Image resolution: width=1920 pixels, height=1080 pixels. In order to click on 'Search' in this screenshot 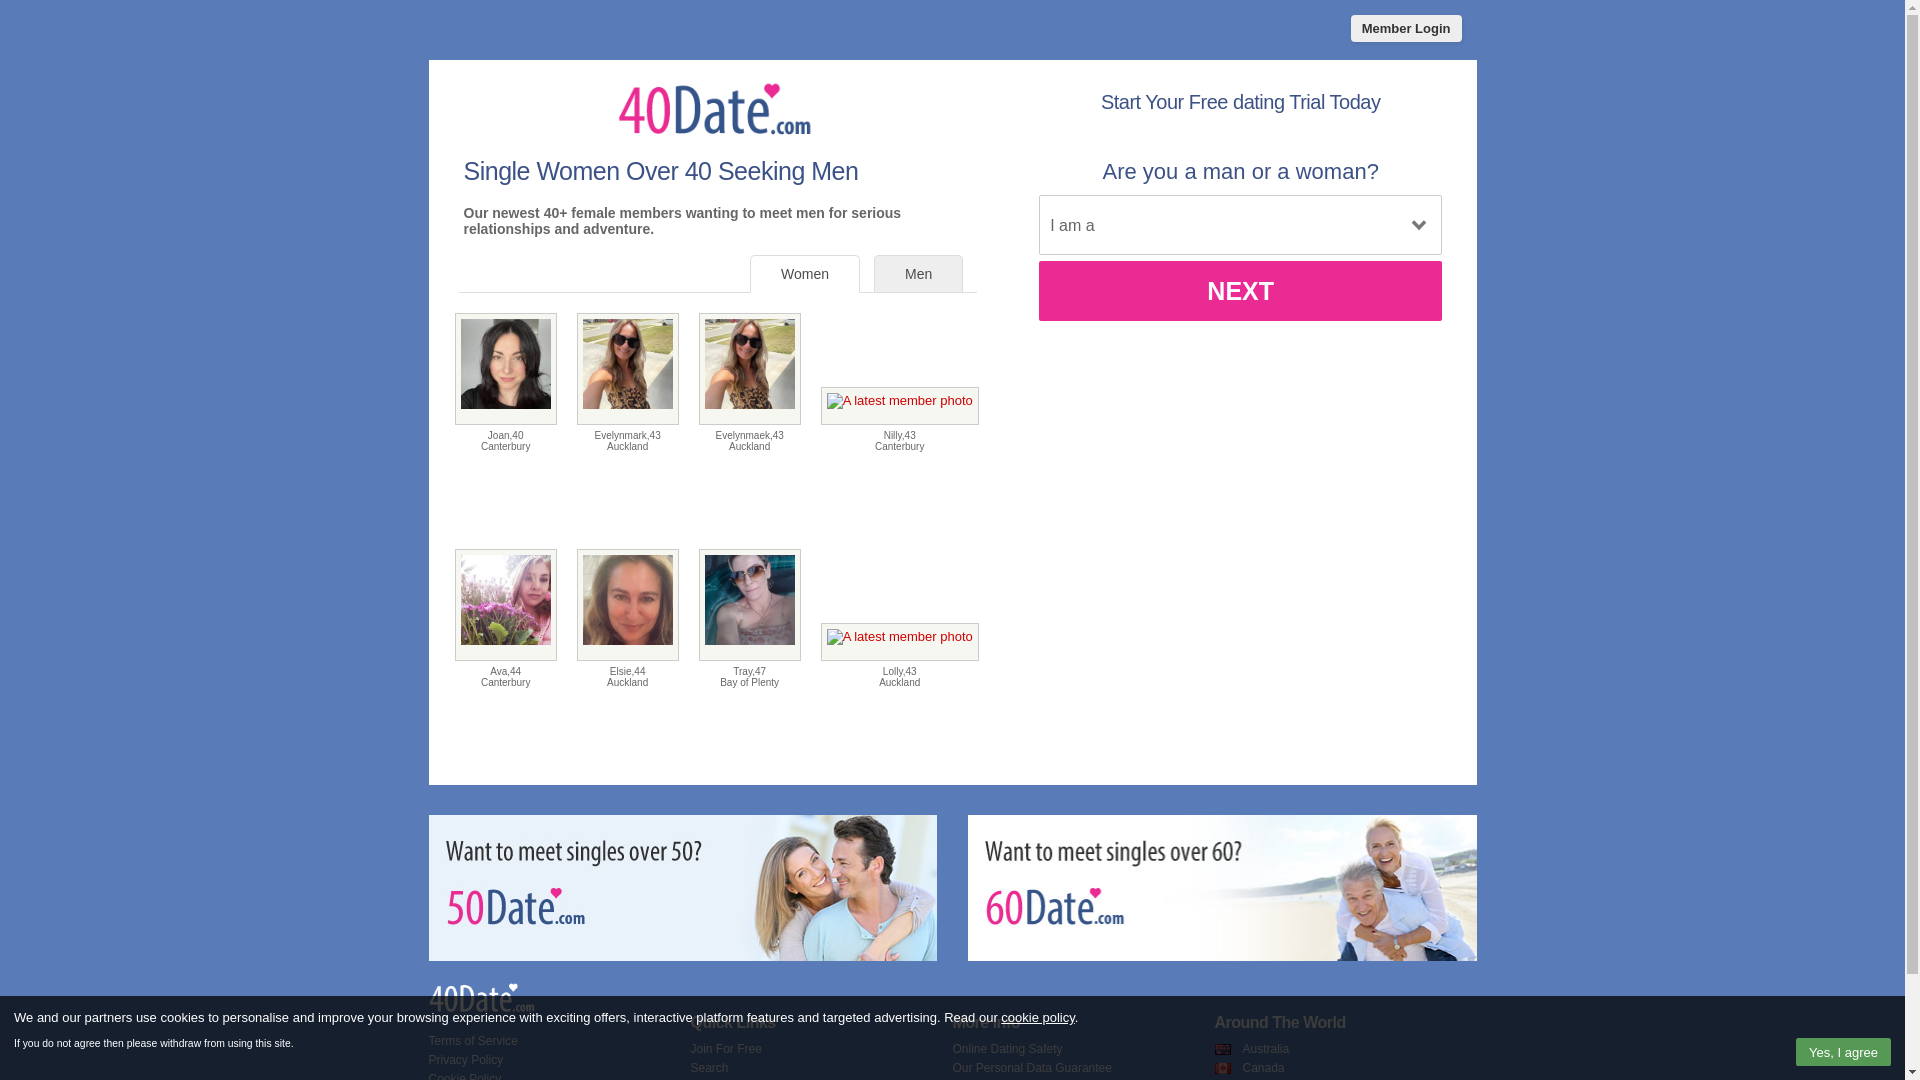, I will do `click(709, 1067)`.